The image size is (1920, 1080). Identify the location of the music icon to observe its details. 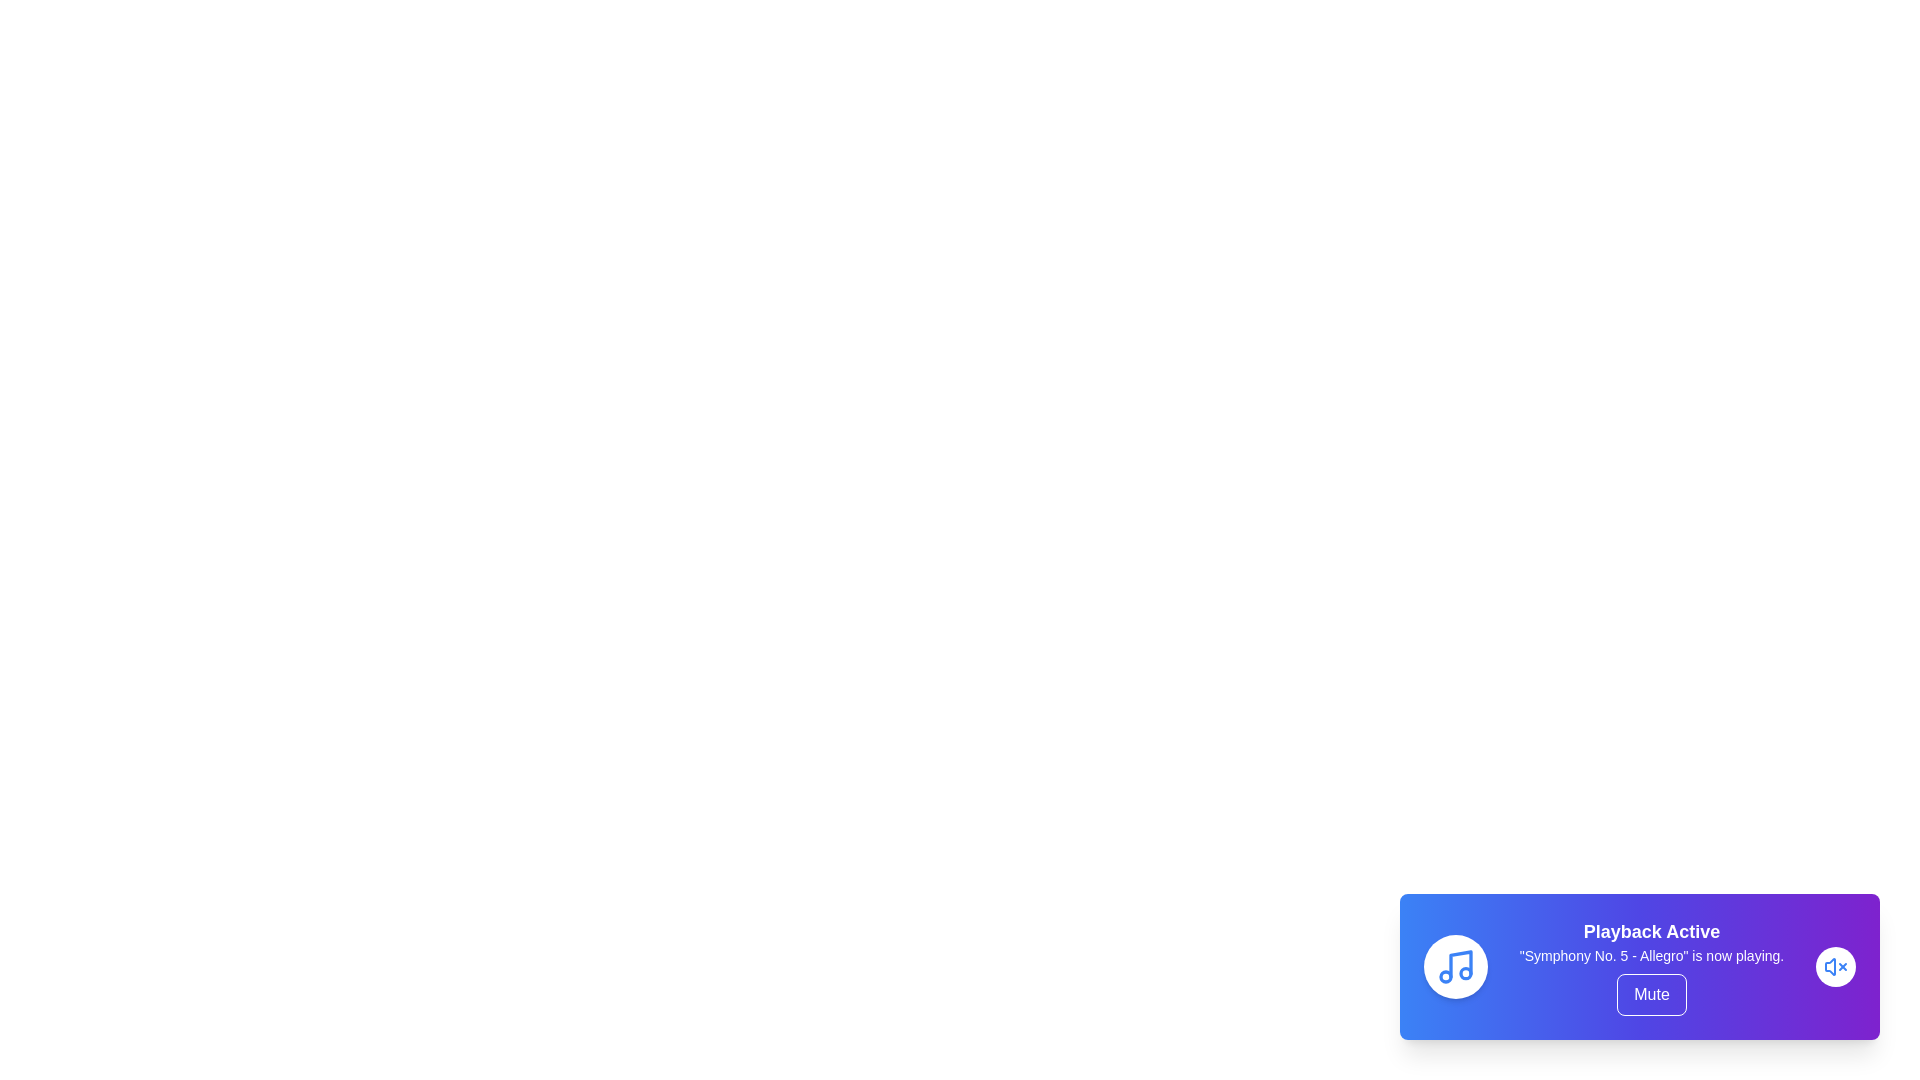
(1455, 966).